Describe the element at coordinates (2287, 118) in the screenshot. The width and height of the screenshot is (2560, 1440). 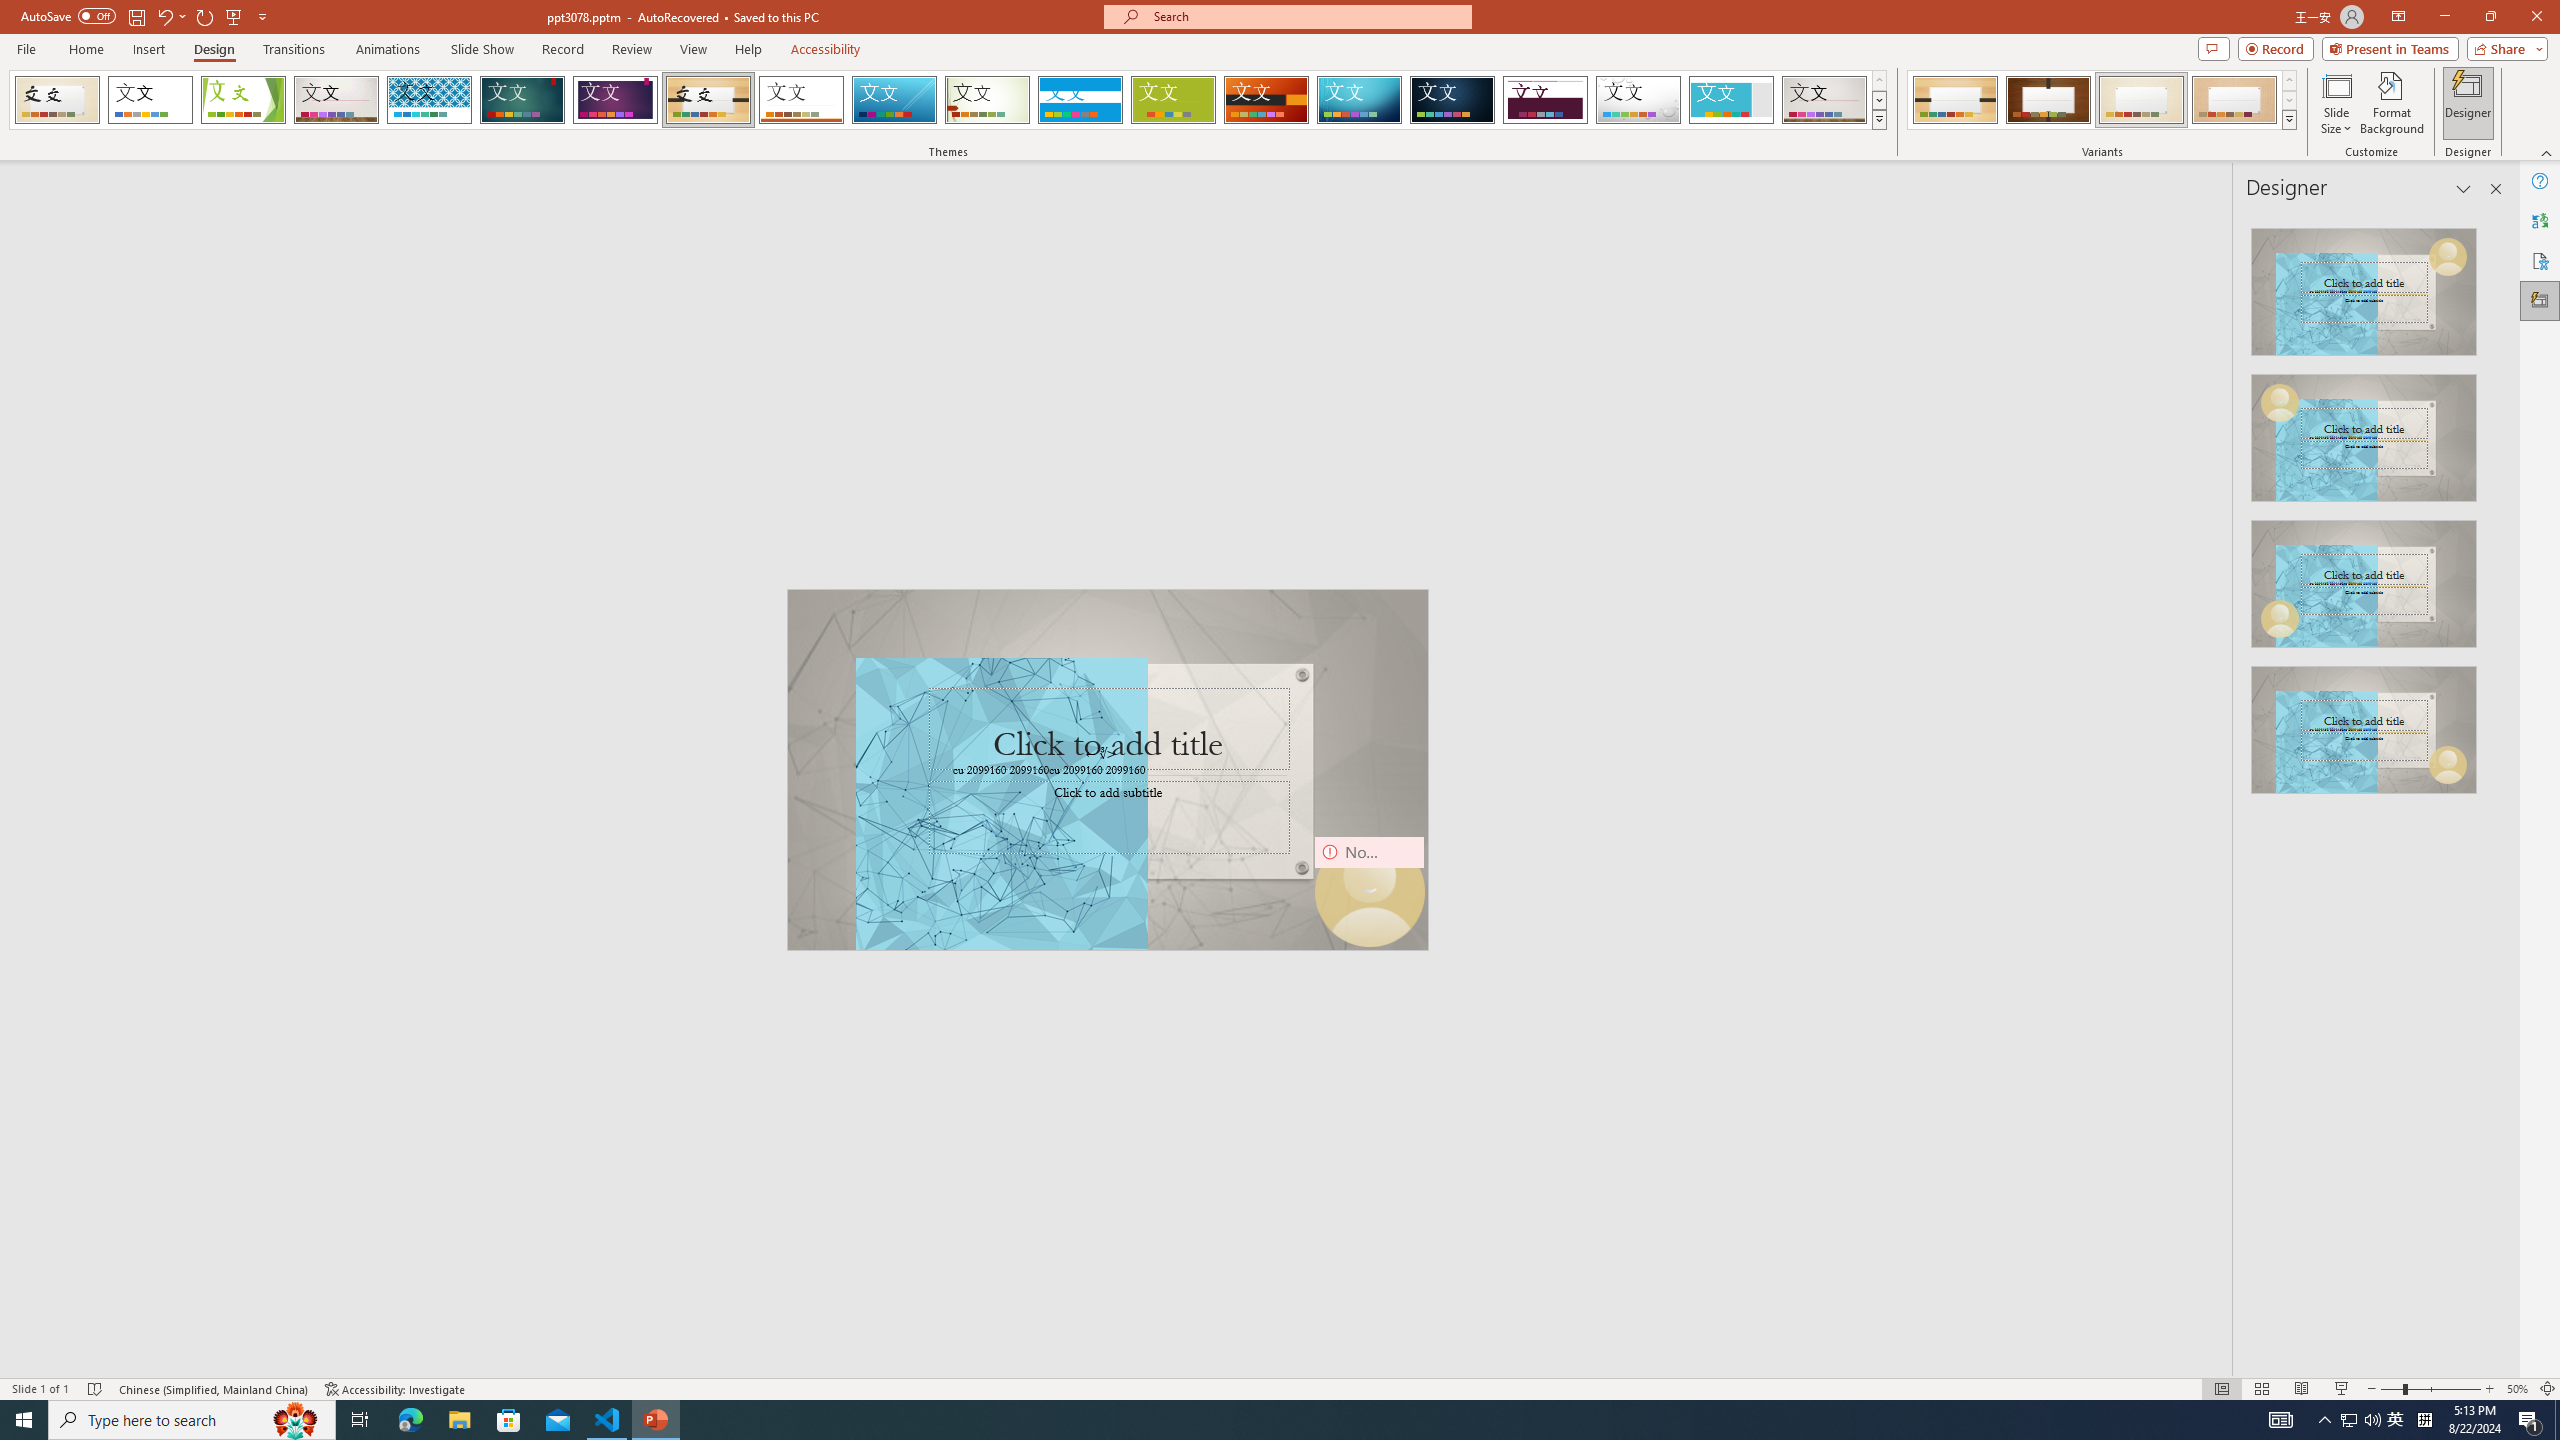
I see `'Variants'` at that location.